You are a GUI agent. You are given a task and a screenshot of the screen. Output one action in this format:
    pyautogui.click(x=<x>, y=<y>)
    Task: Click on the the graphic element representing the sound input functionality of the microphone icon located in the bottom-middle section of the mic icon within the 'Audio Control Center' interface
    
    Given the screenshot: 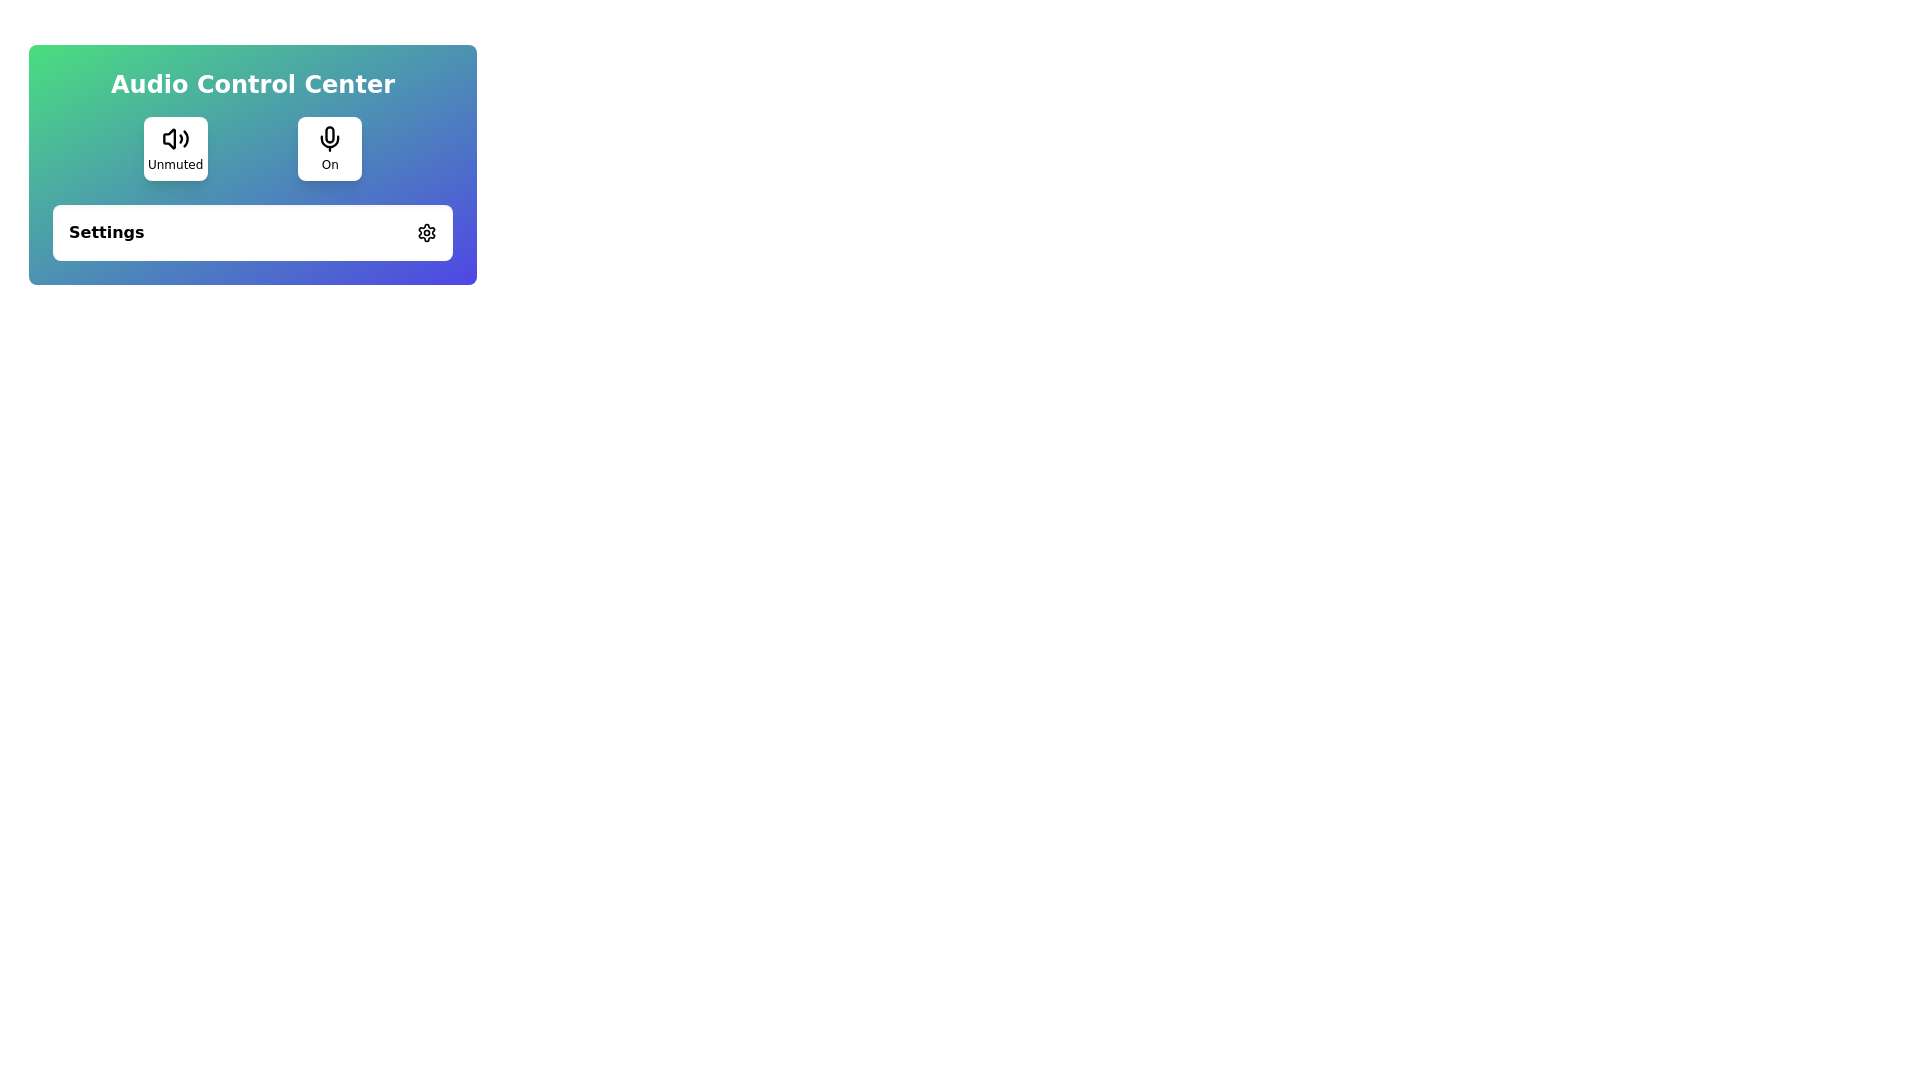 What is the action you would take?
    pyautogui.click(x=330, y=140)
    